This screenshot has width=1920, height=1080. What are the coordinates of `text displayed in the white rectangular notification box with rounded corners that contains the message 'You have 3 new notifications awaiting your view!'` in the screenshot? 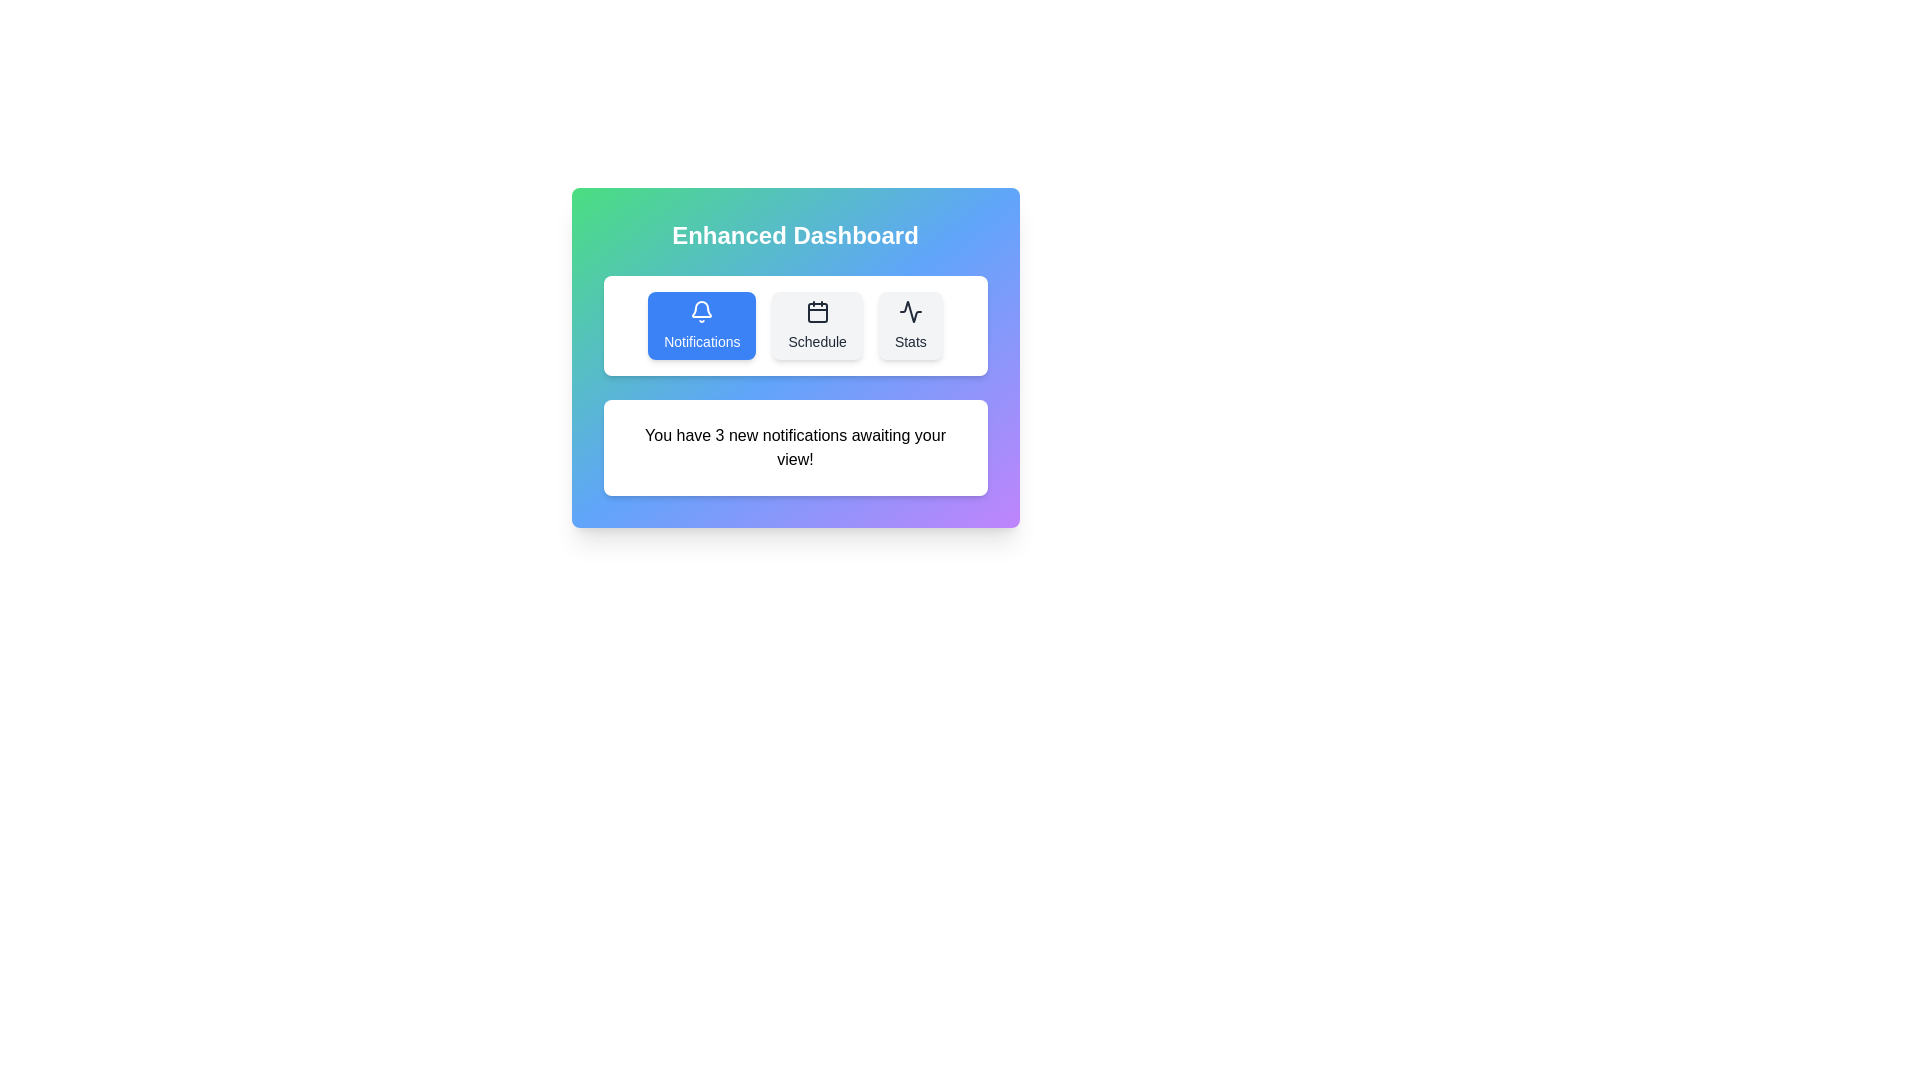 It's located at (794, 446).